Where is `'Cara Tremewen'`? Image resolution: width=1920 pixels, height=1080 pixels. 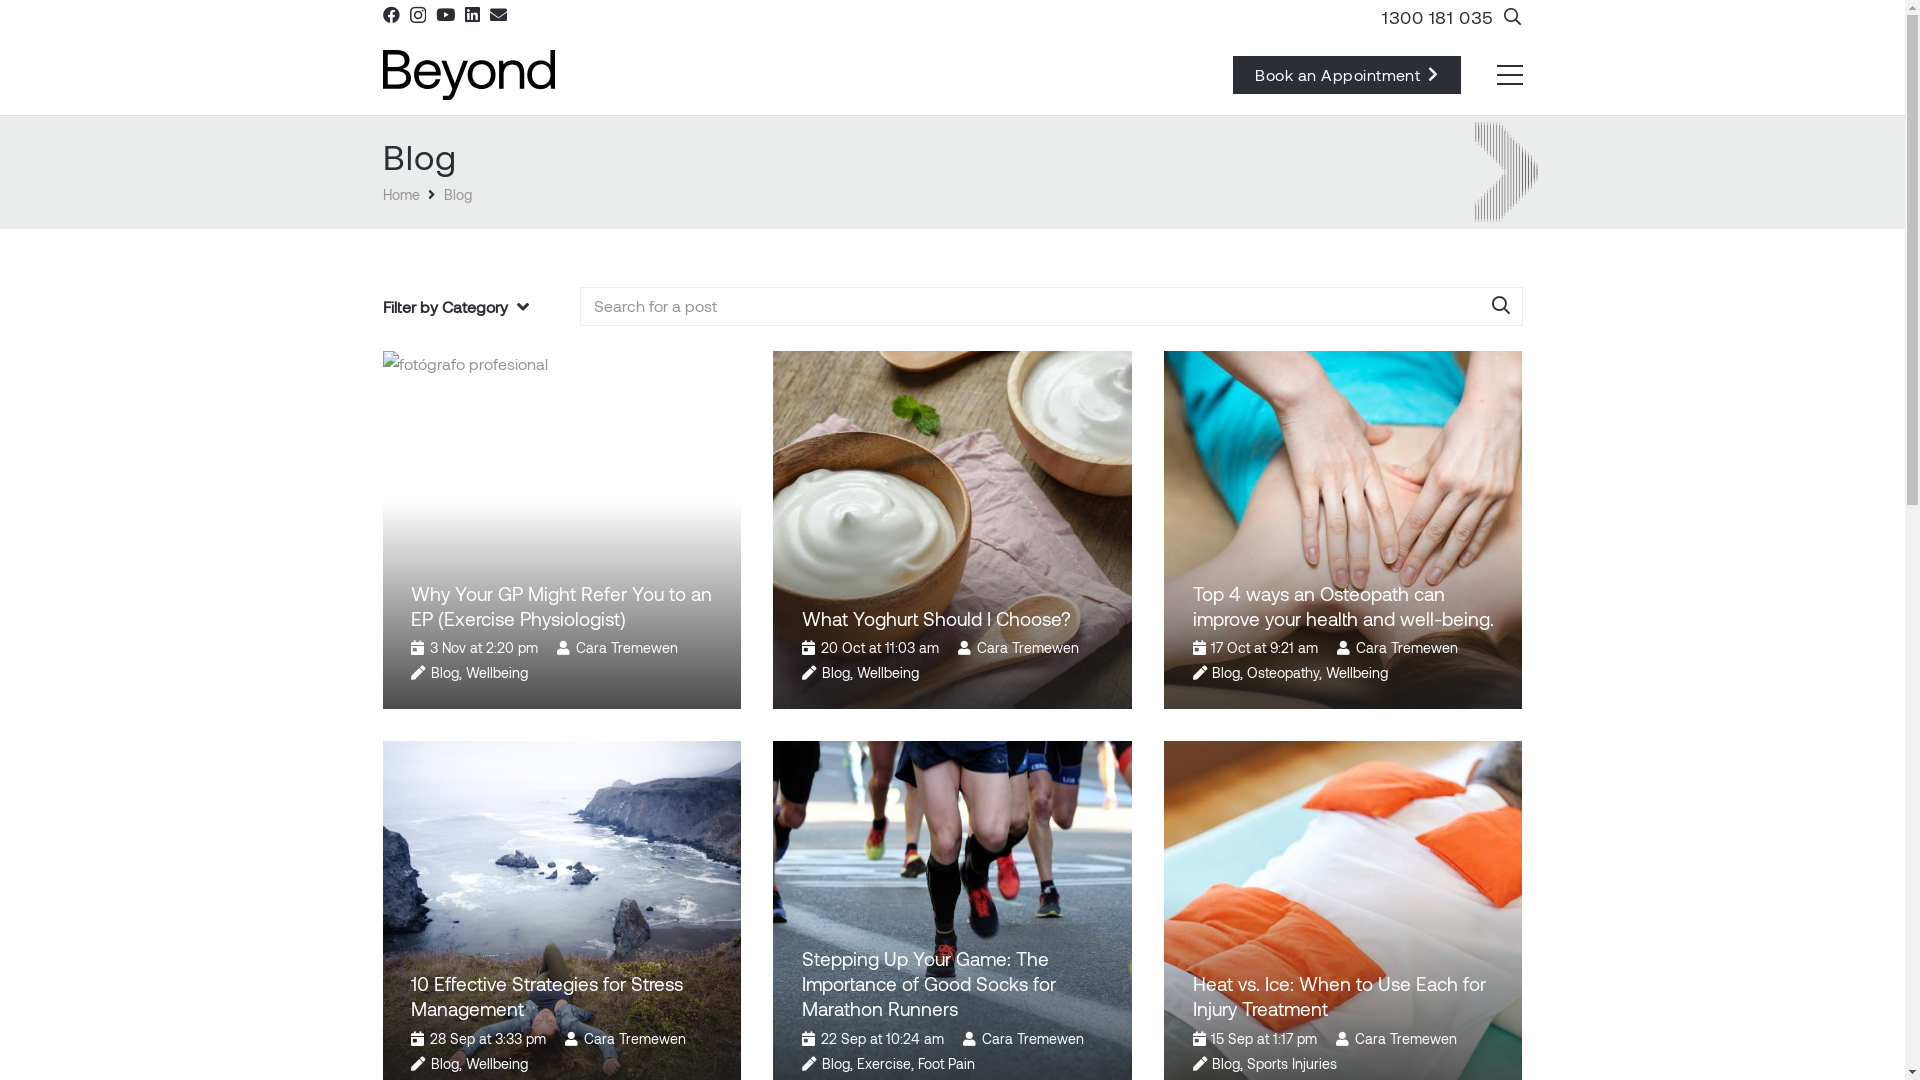
'Cara Tremewen' is located at coordinates (977, 647).